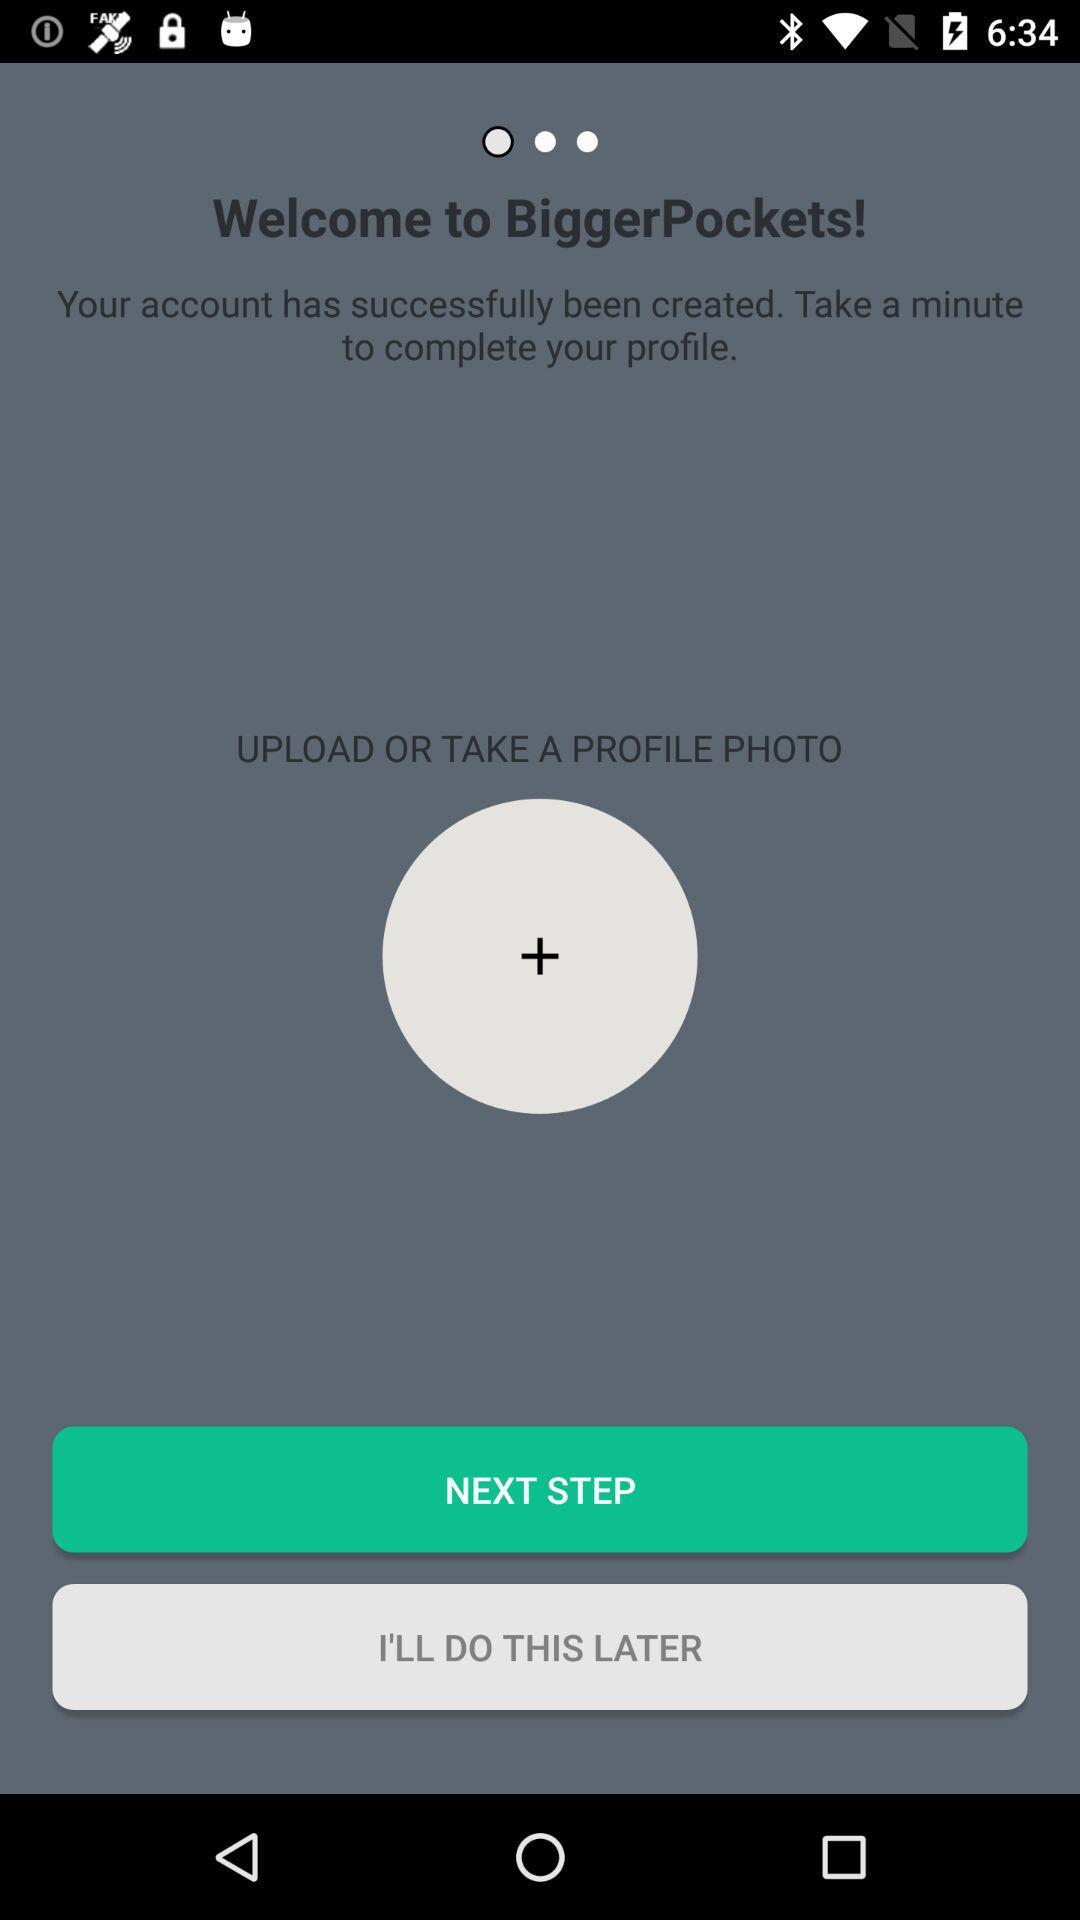 The height and width of the screenshot is (1920, 1080). Describe the element at coordinates (540, 1489) in the screenshot. I see `the item above i ll do icon` at that location.